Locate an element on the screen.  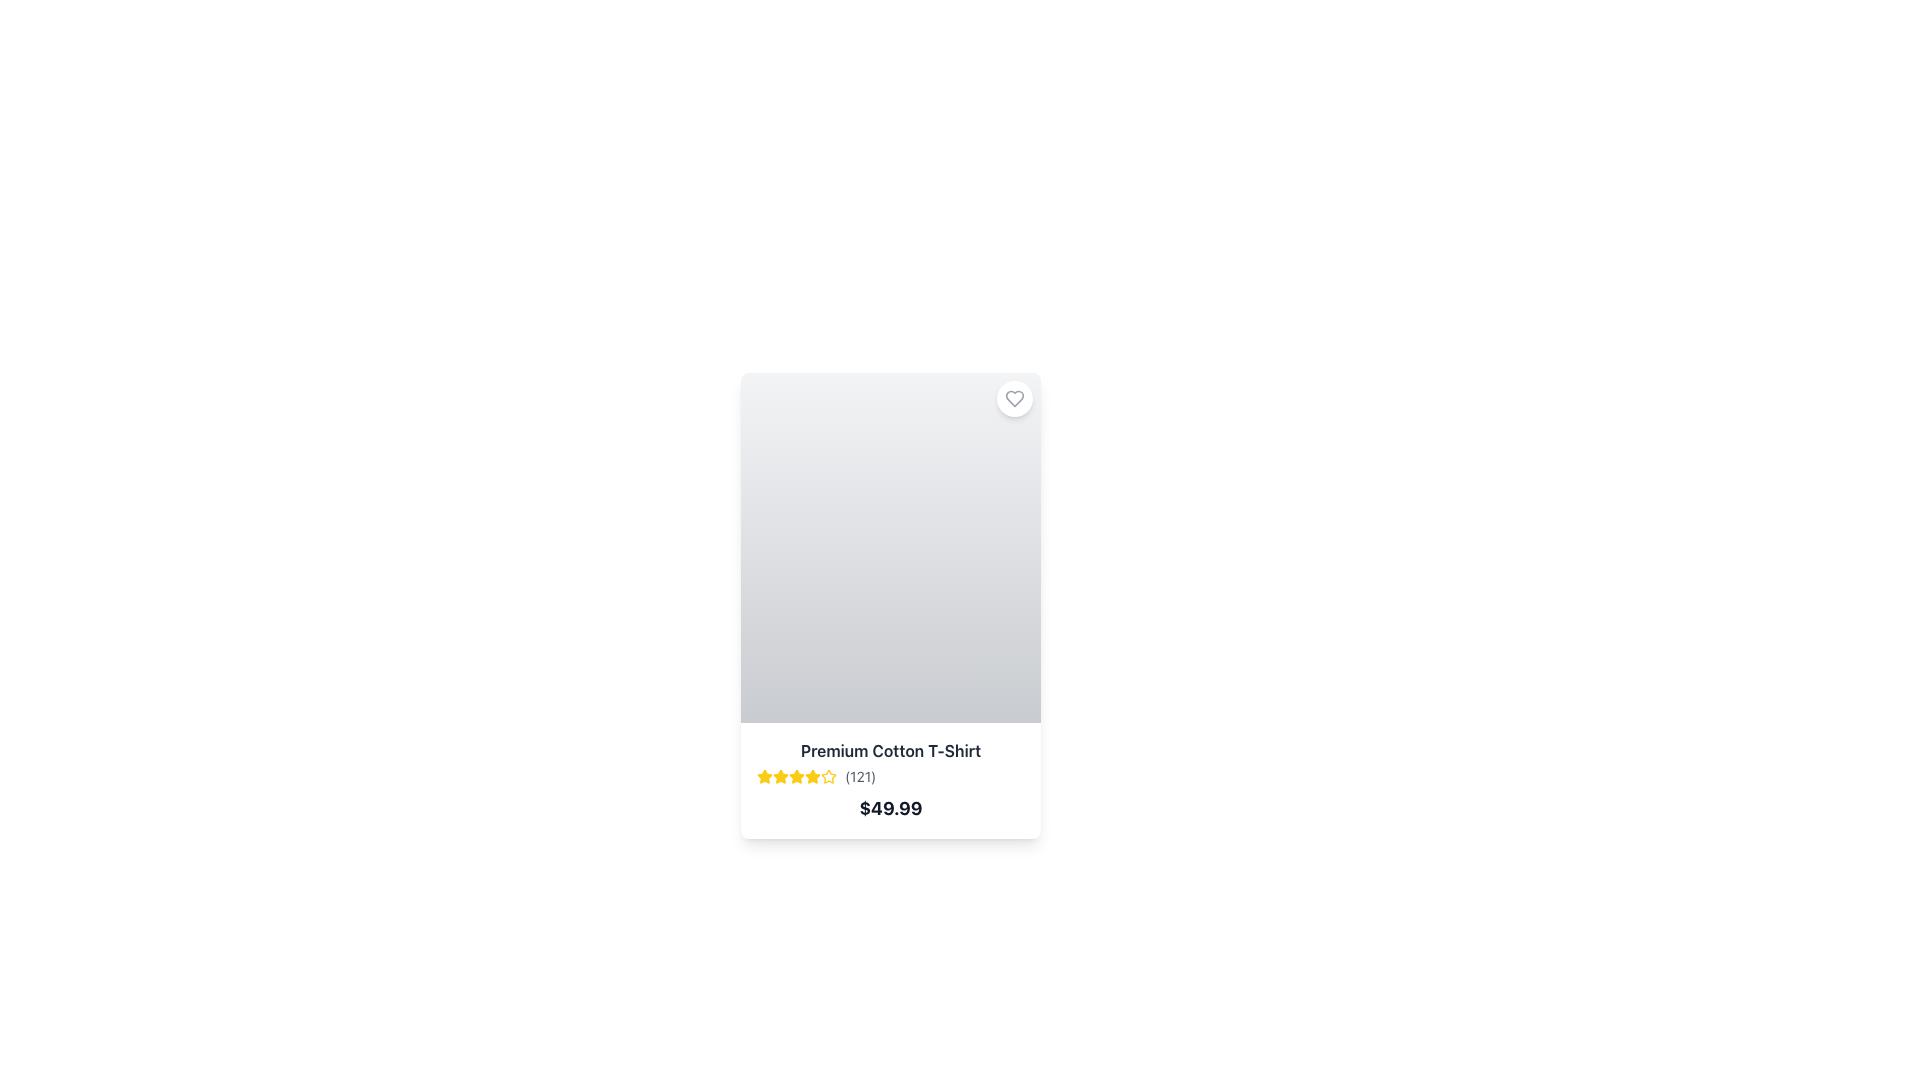
the star-based rating widget in the product summary element is located at coordinates (890, 779).